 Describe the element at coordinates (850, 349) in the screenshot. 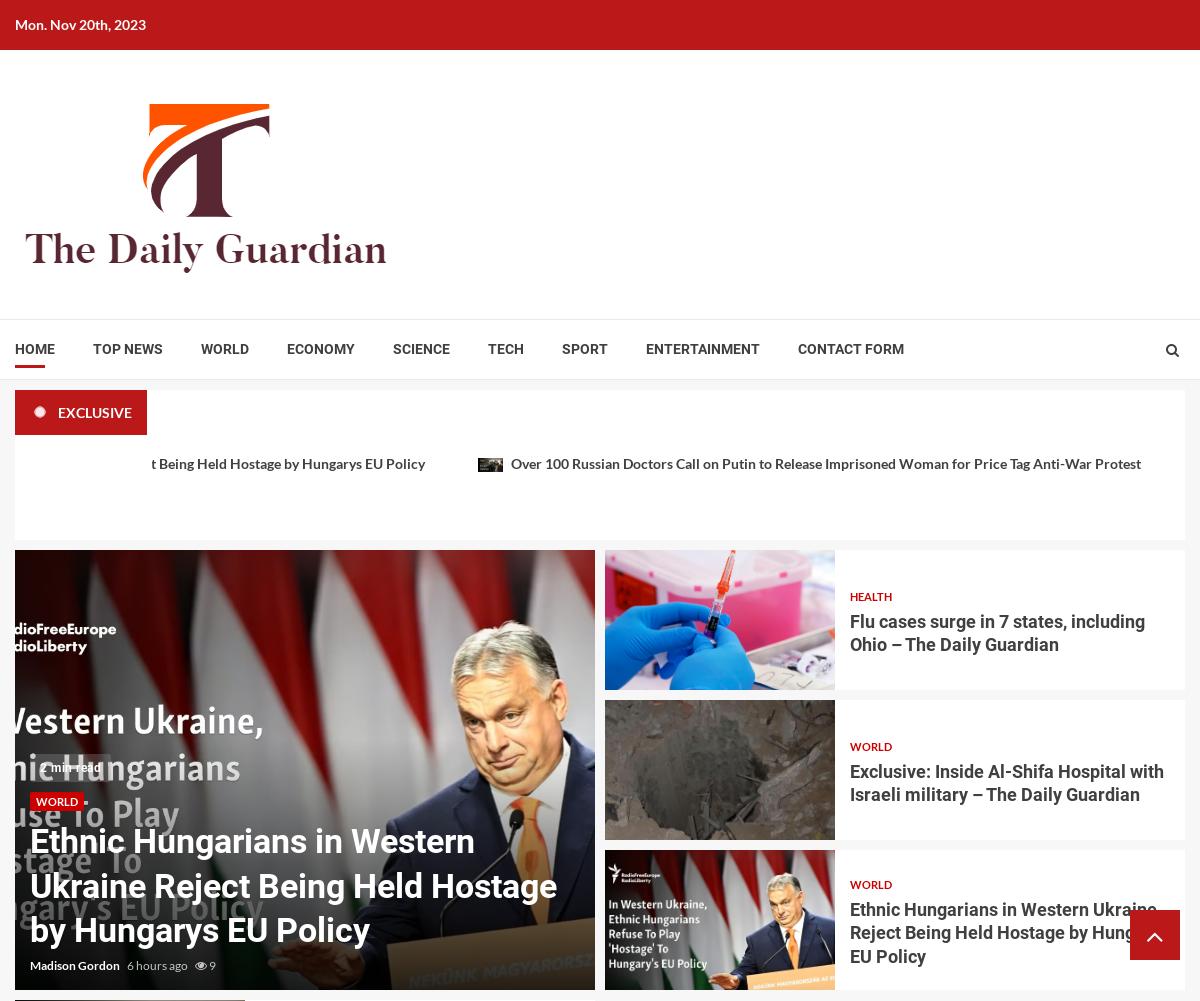

I see `'Contact Form'` at that location.